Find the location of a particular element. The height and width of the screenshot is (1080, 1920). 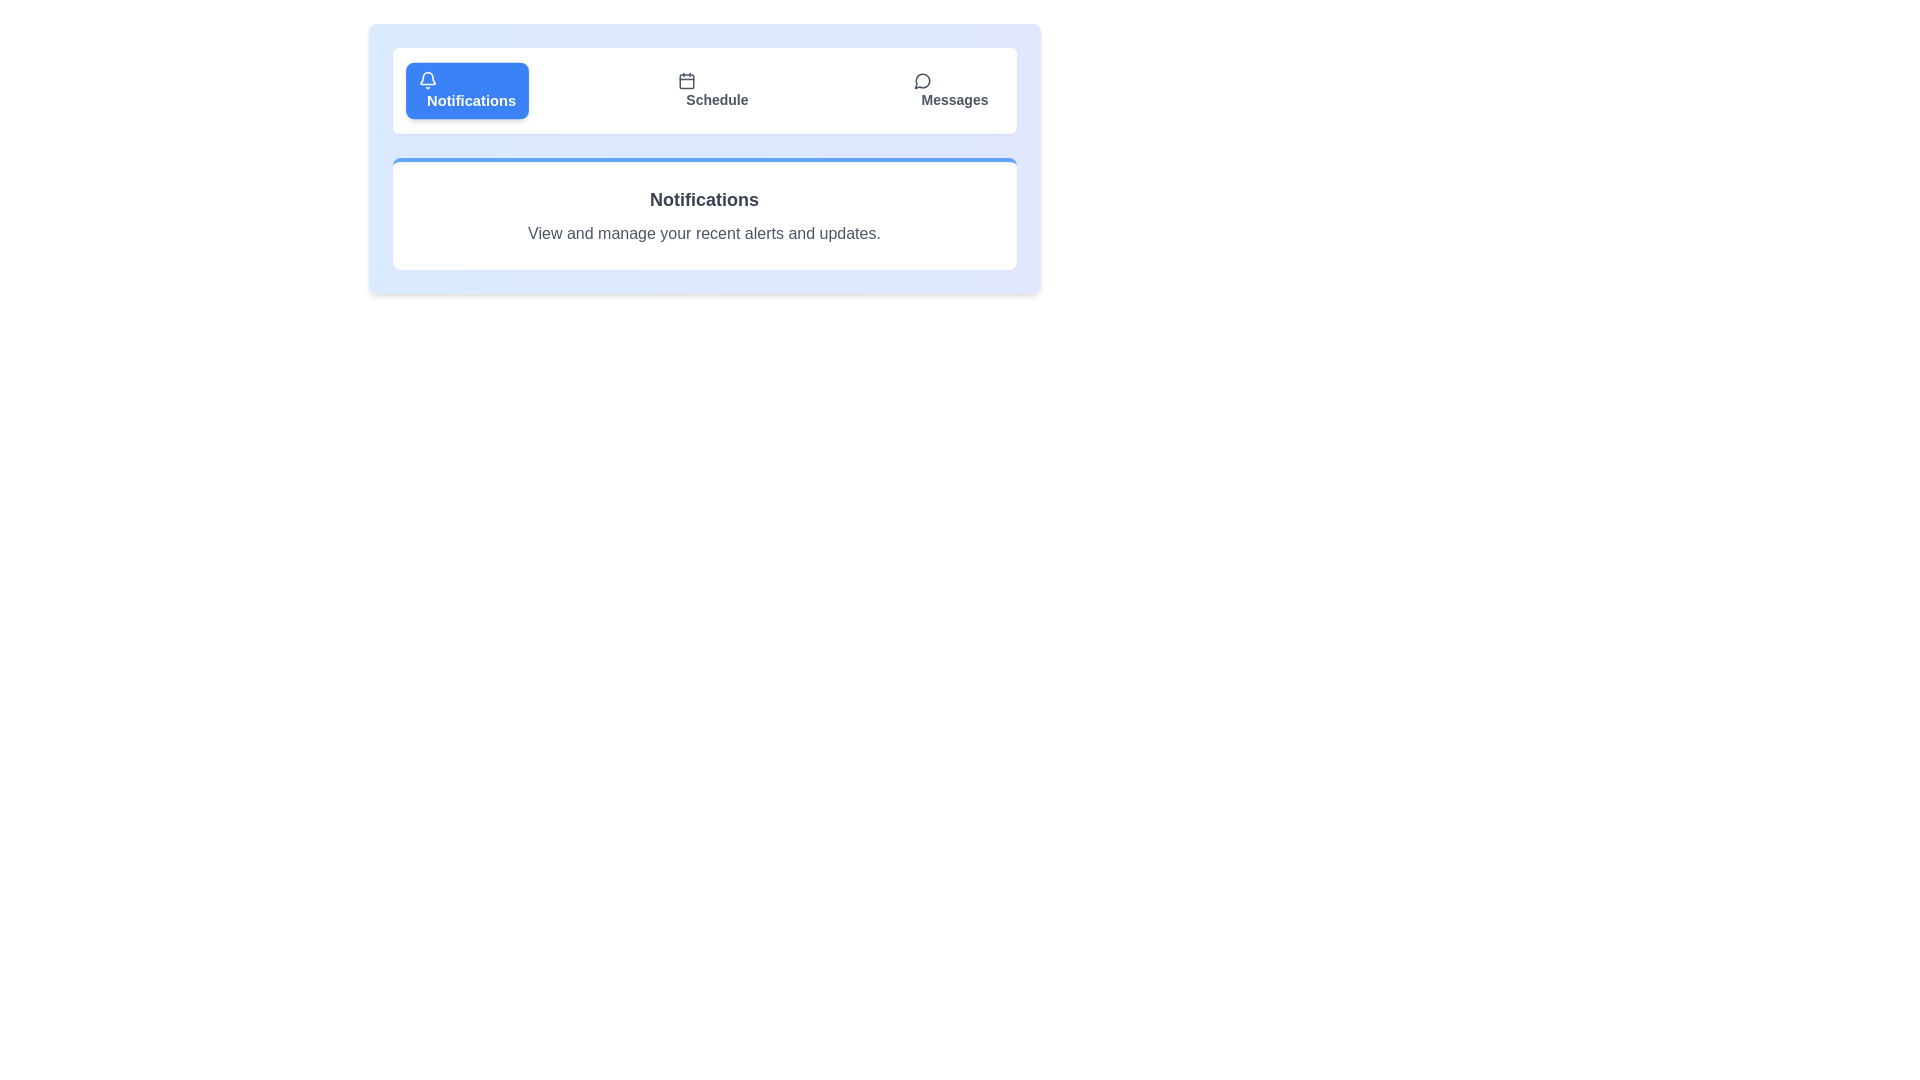

the Schedule tab by clicking on its respective button is located at coordinates (713, 91).